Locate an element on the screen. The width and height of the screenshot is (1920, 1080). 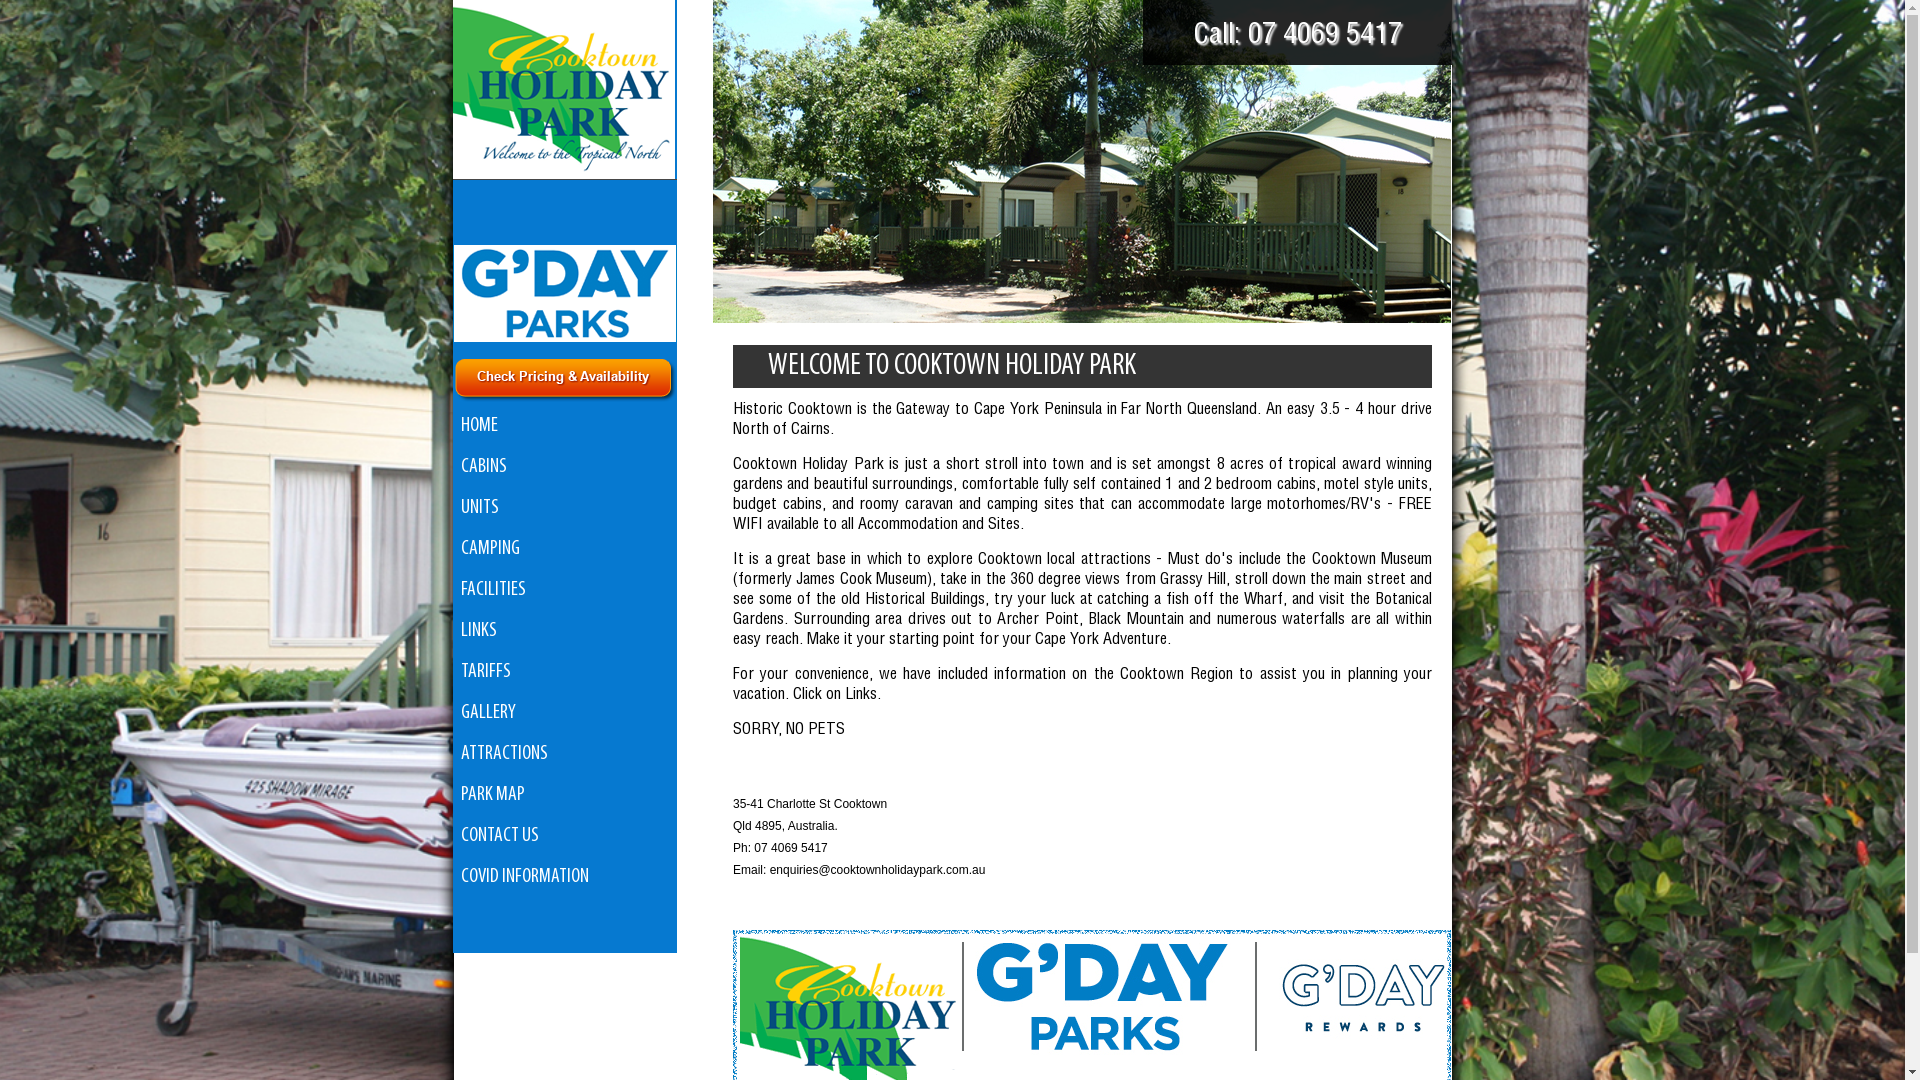
'COVID INFORMATION' is located at coordinates (564, 876).